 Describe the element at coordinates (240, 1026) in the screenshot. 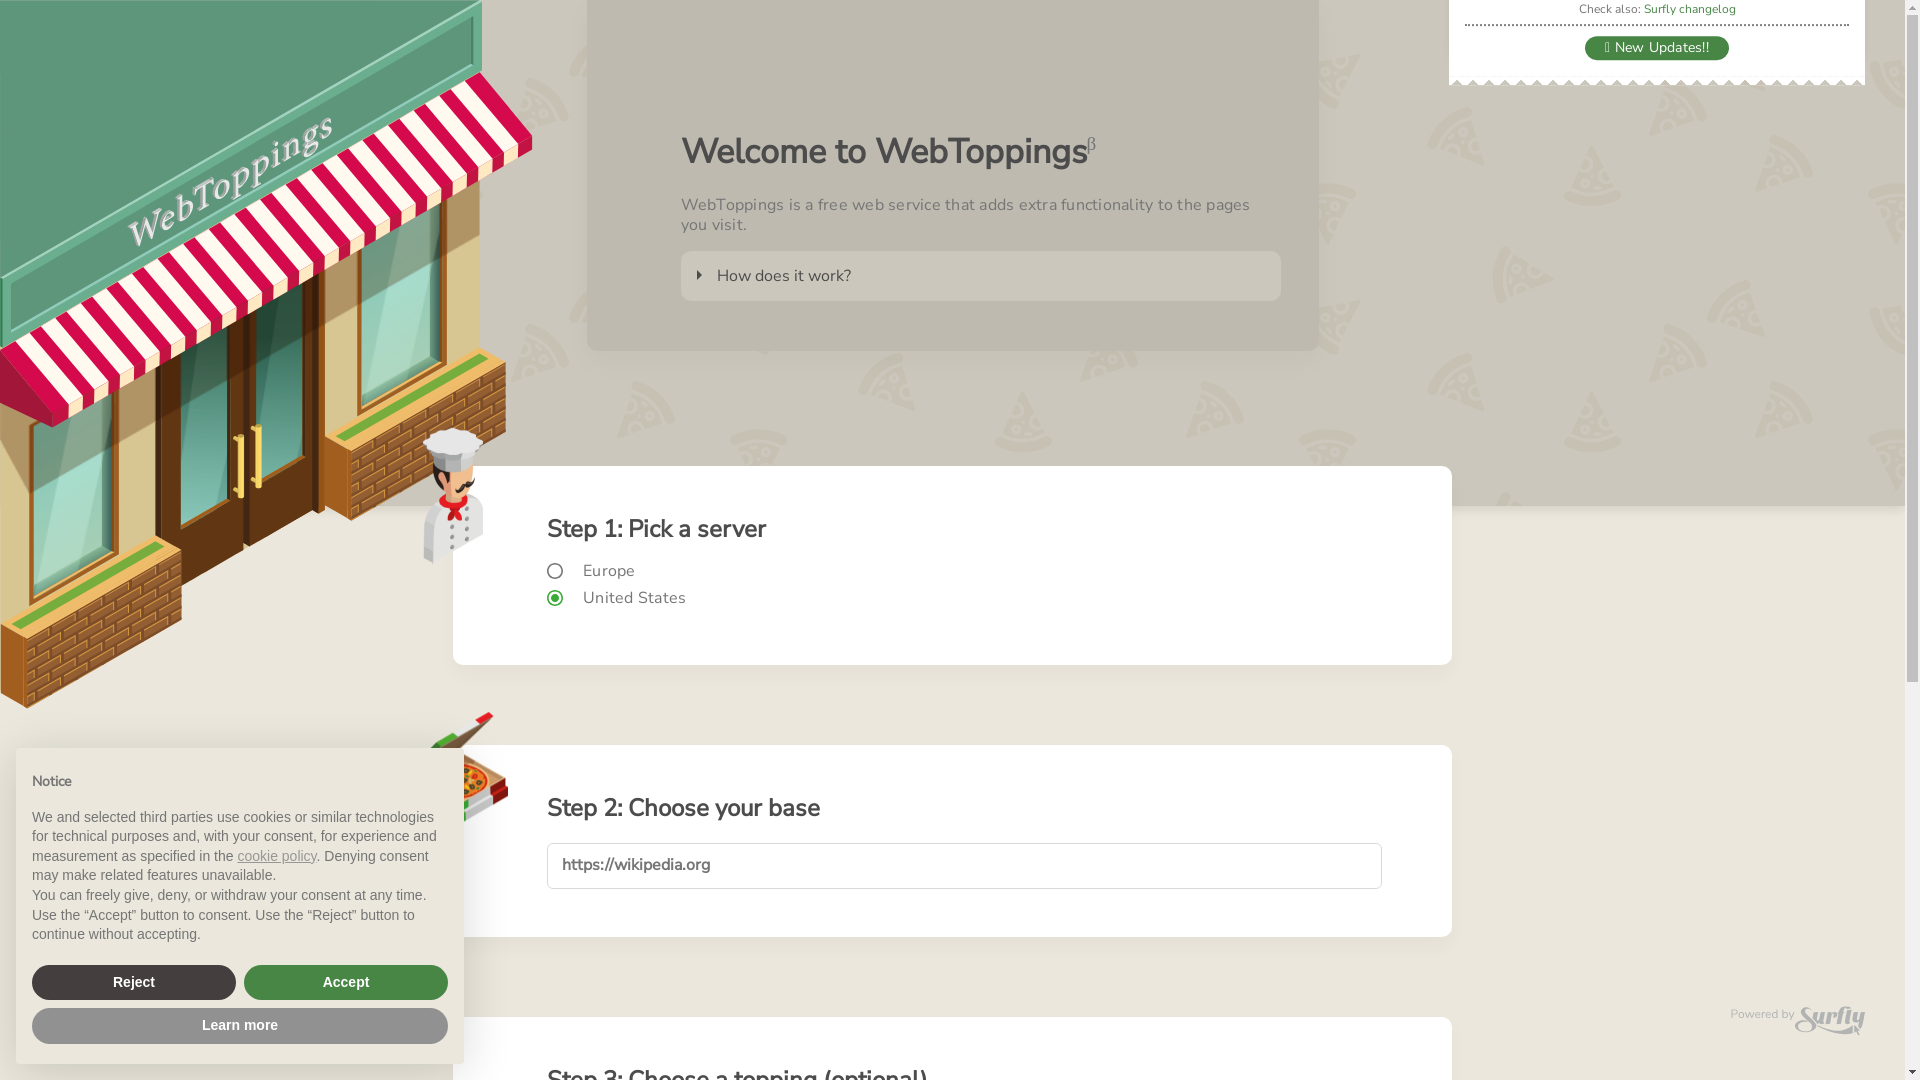

I see `'Learn more'` at that location.